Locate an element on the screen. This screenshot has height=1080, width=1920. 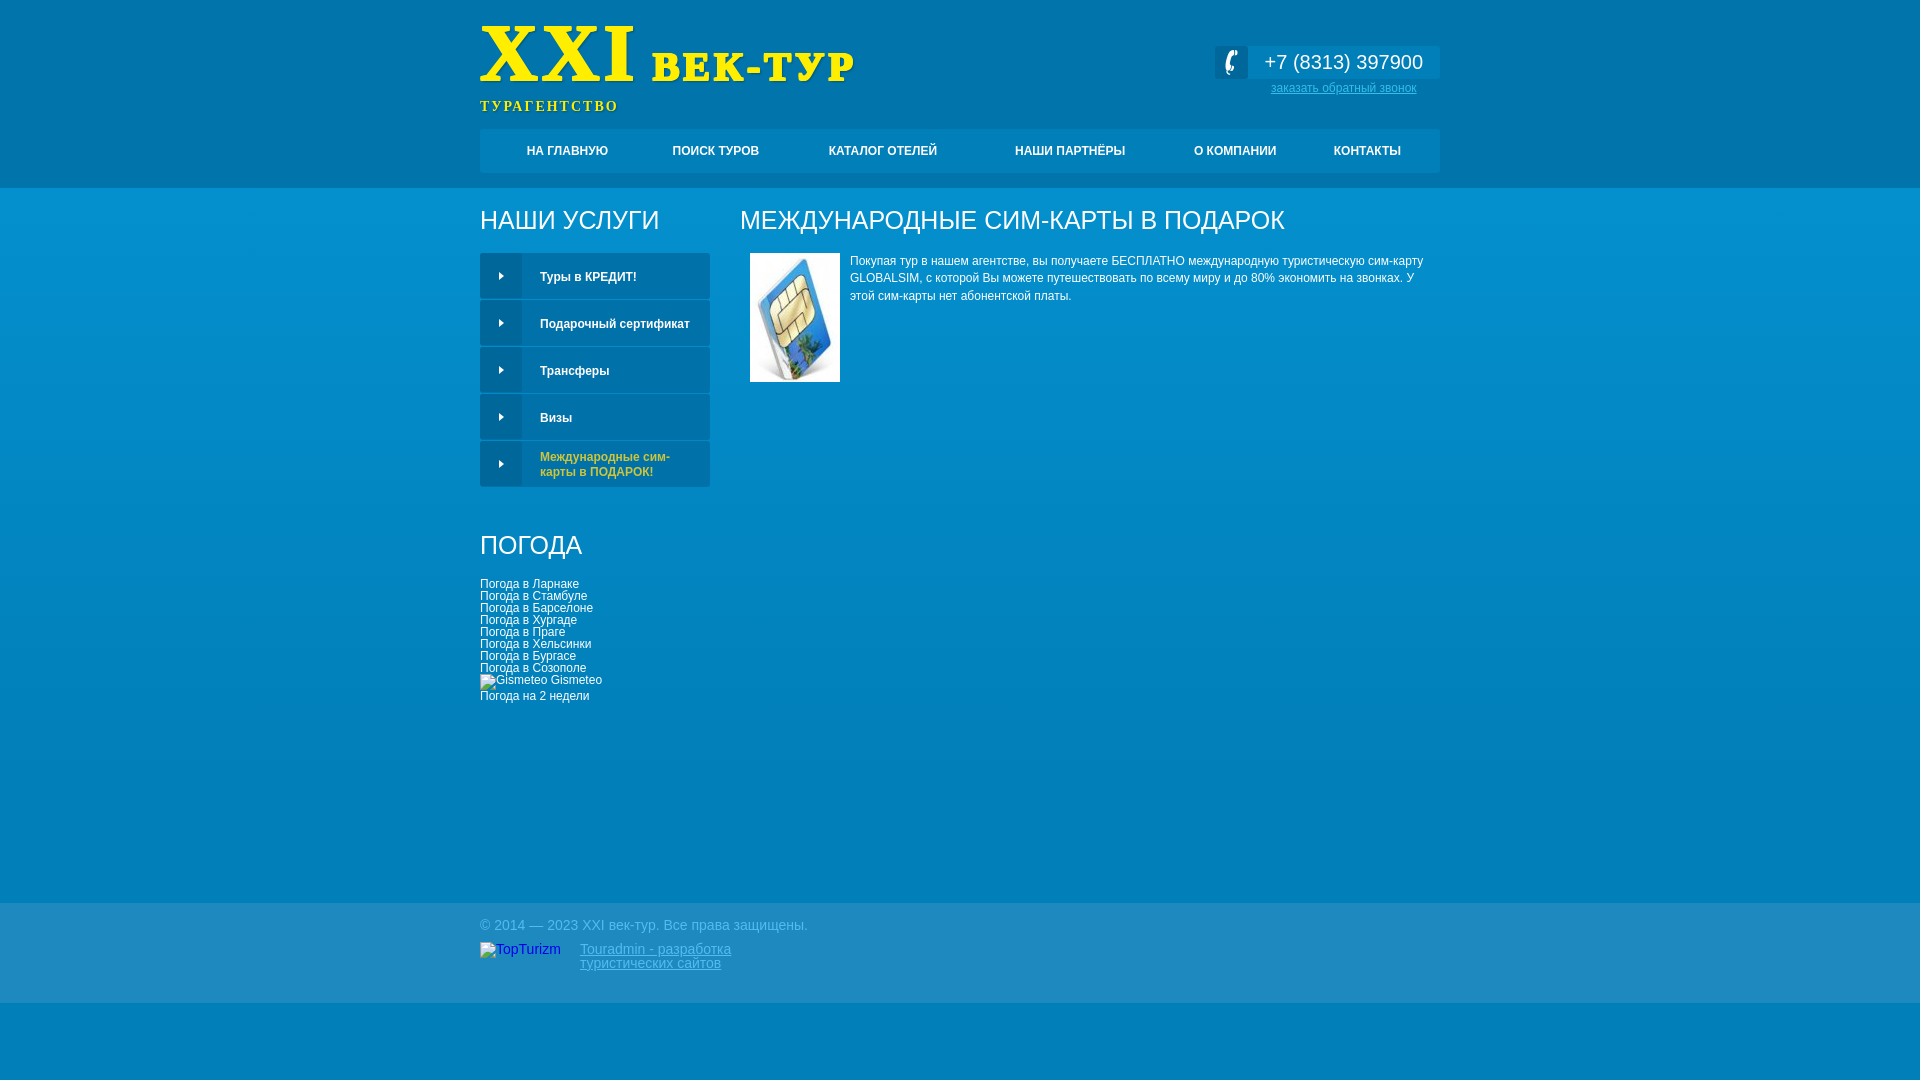
'Gismeteo' is located at coordinates (541, 678).